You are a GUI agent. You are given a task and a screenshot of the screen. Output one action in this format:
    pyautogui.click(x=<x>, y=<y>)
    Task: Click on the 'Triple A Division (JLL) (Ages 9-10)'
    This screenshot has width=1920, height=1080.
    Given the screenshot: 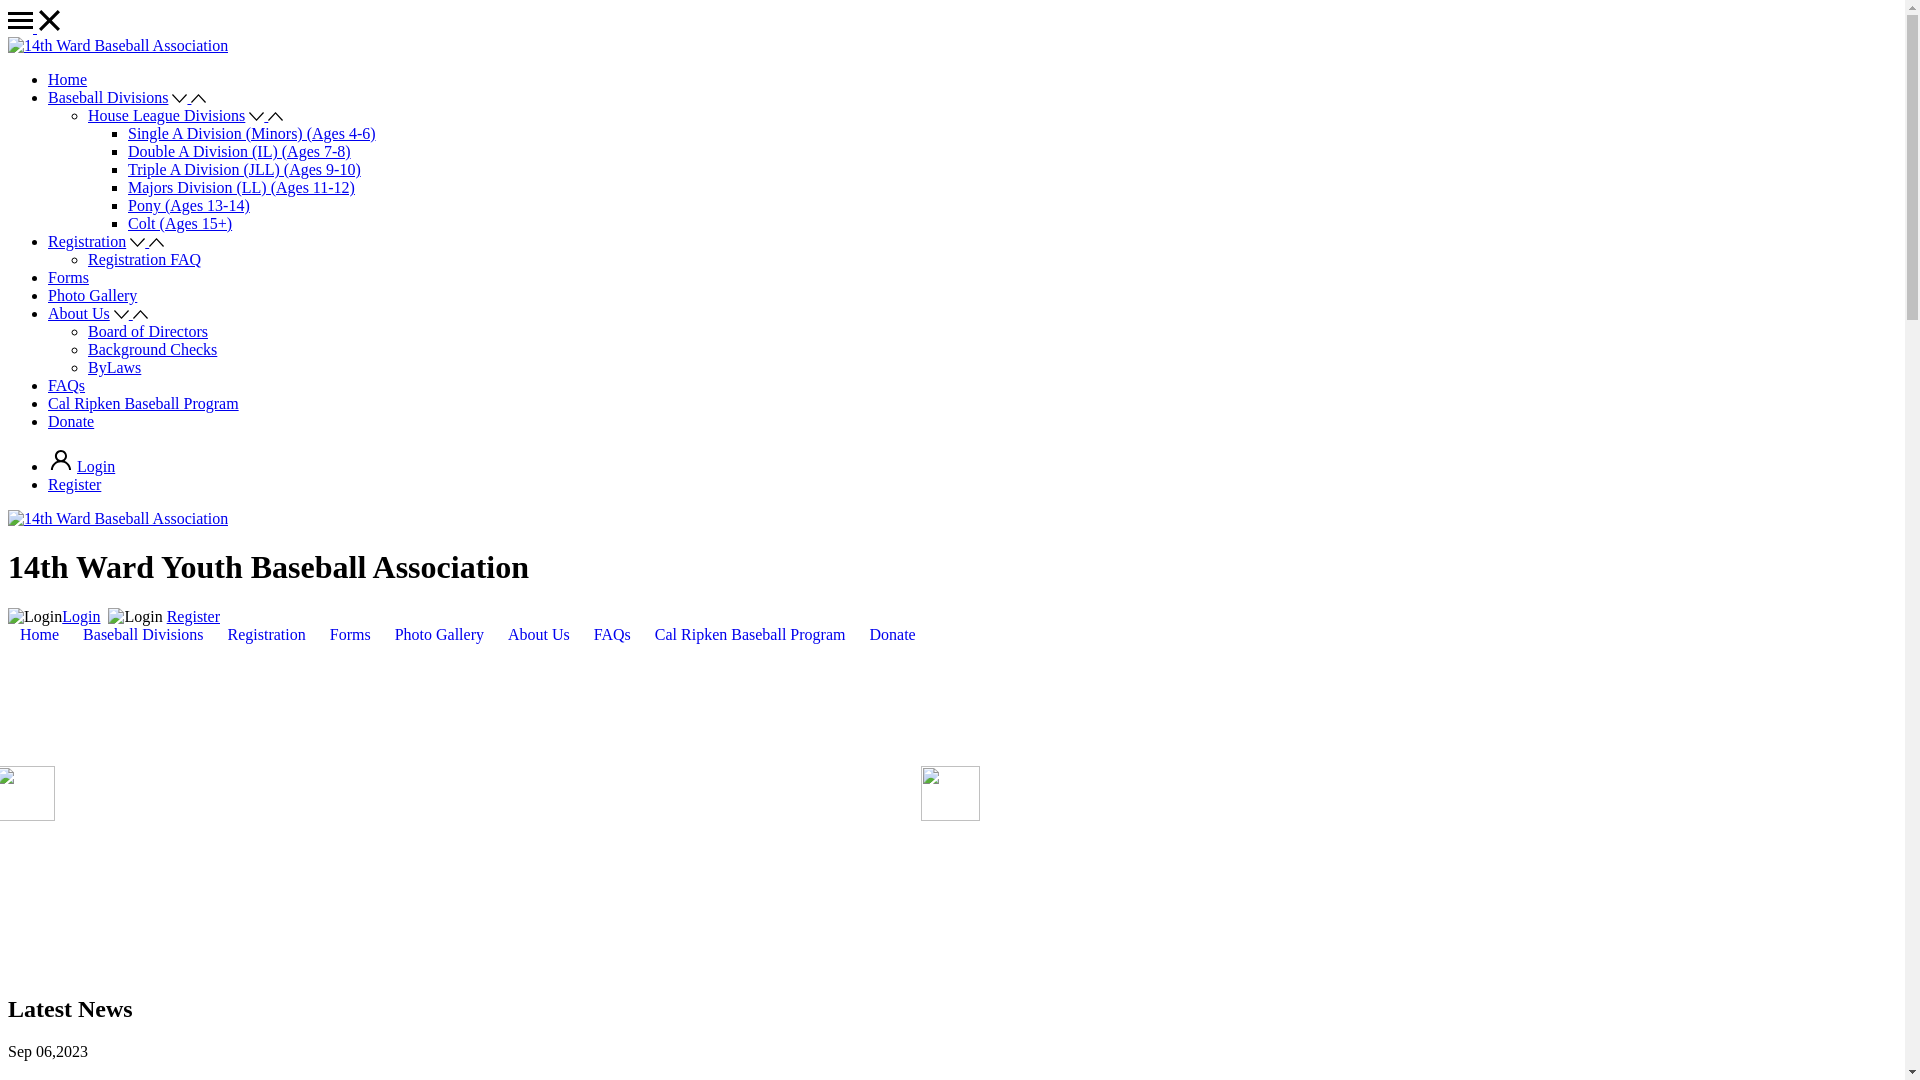 What is the action you would take?
    pyautogui.click(x=127, y=168)
    